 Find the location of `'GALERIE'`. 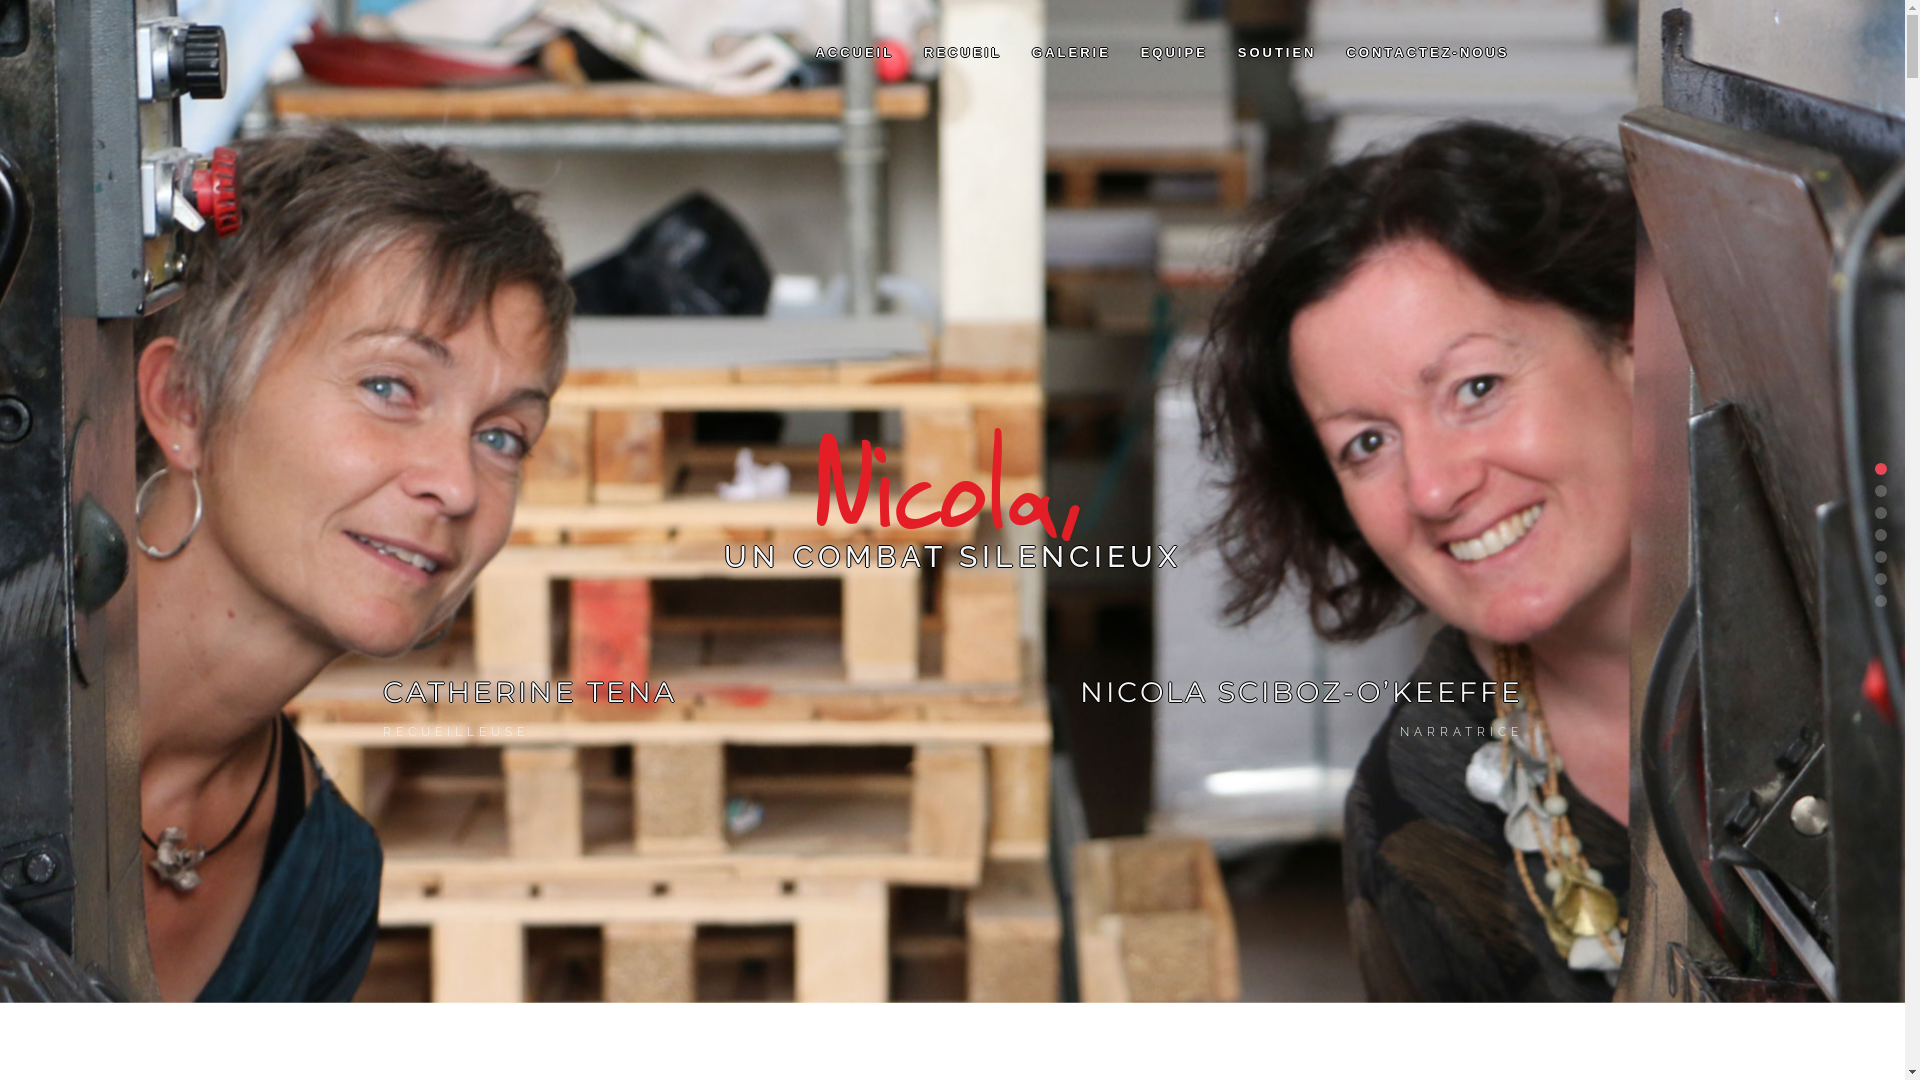

'GALERIE' is located at coordinates (1070, 52).